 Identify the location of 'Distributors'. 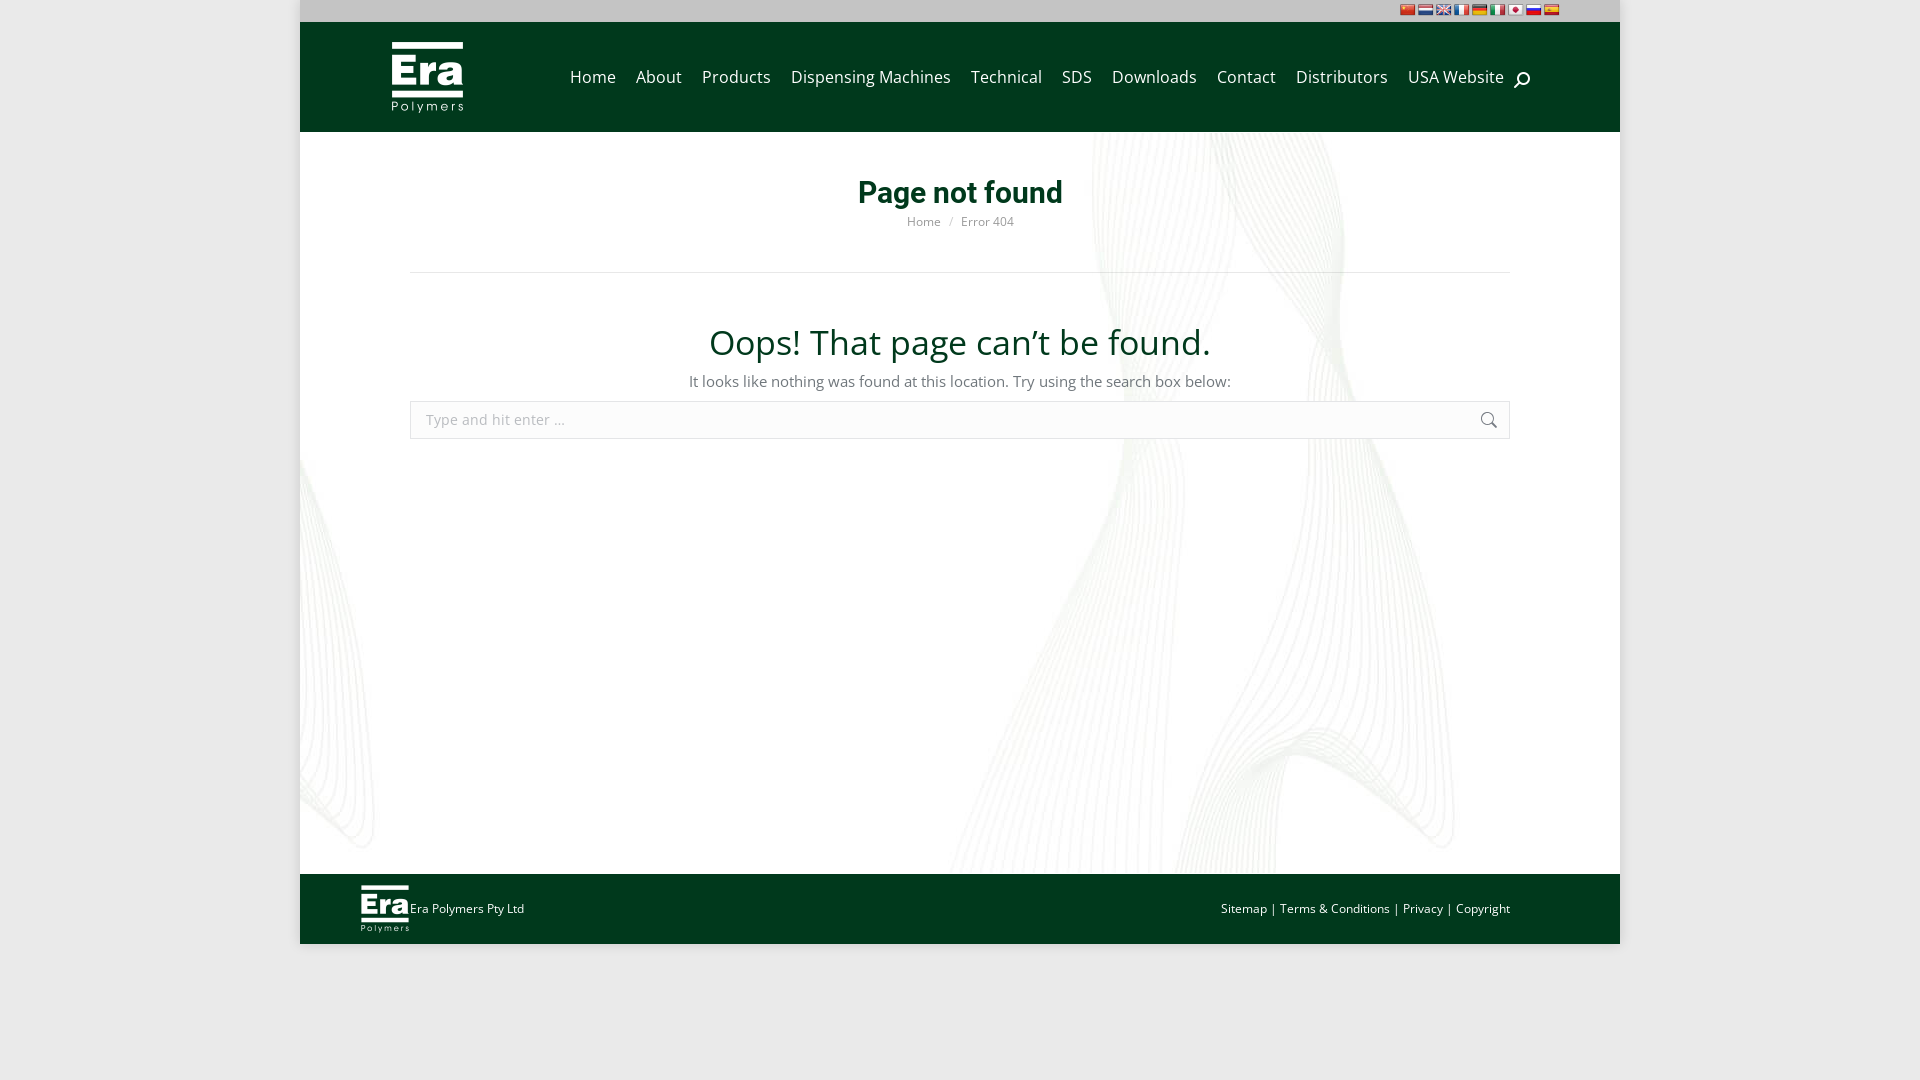
(1342, 76).